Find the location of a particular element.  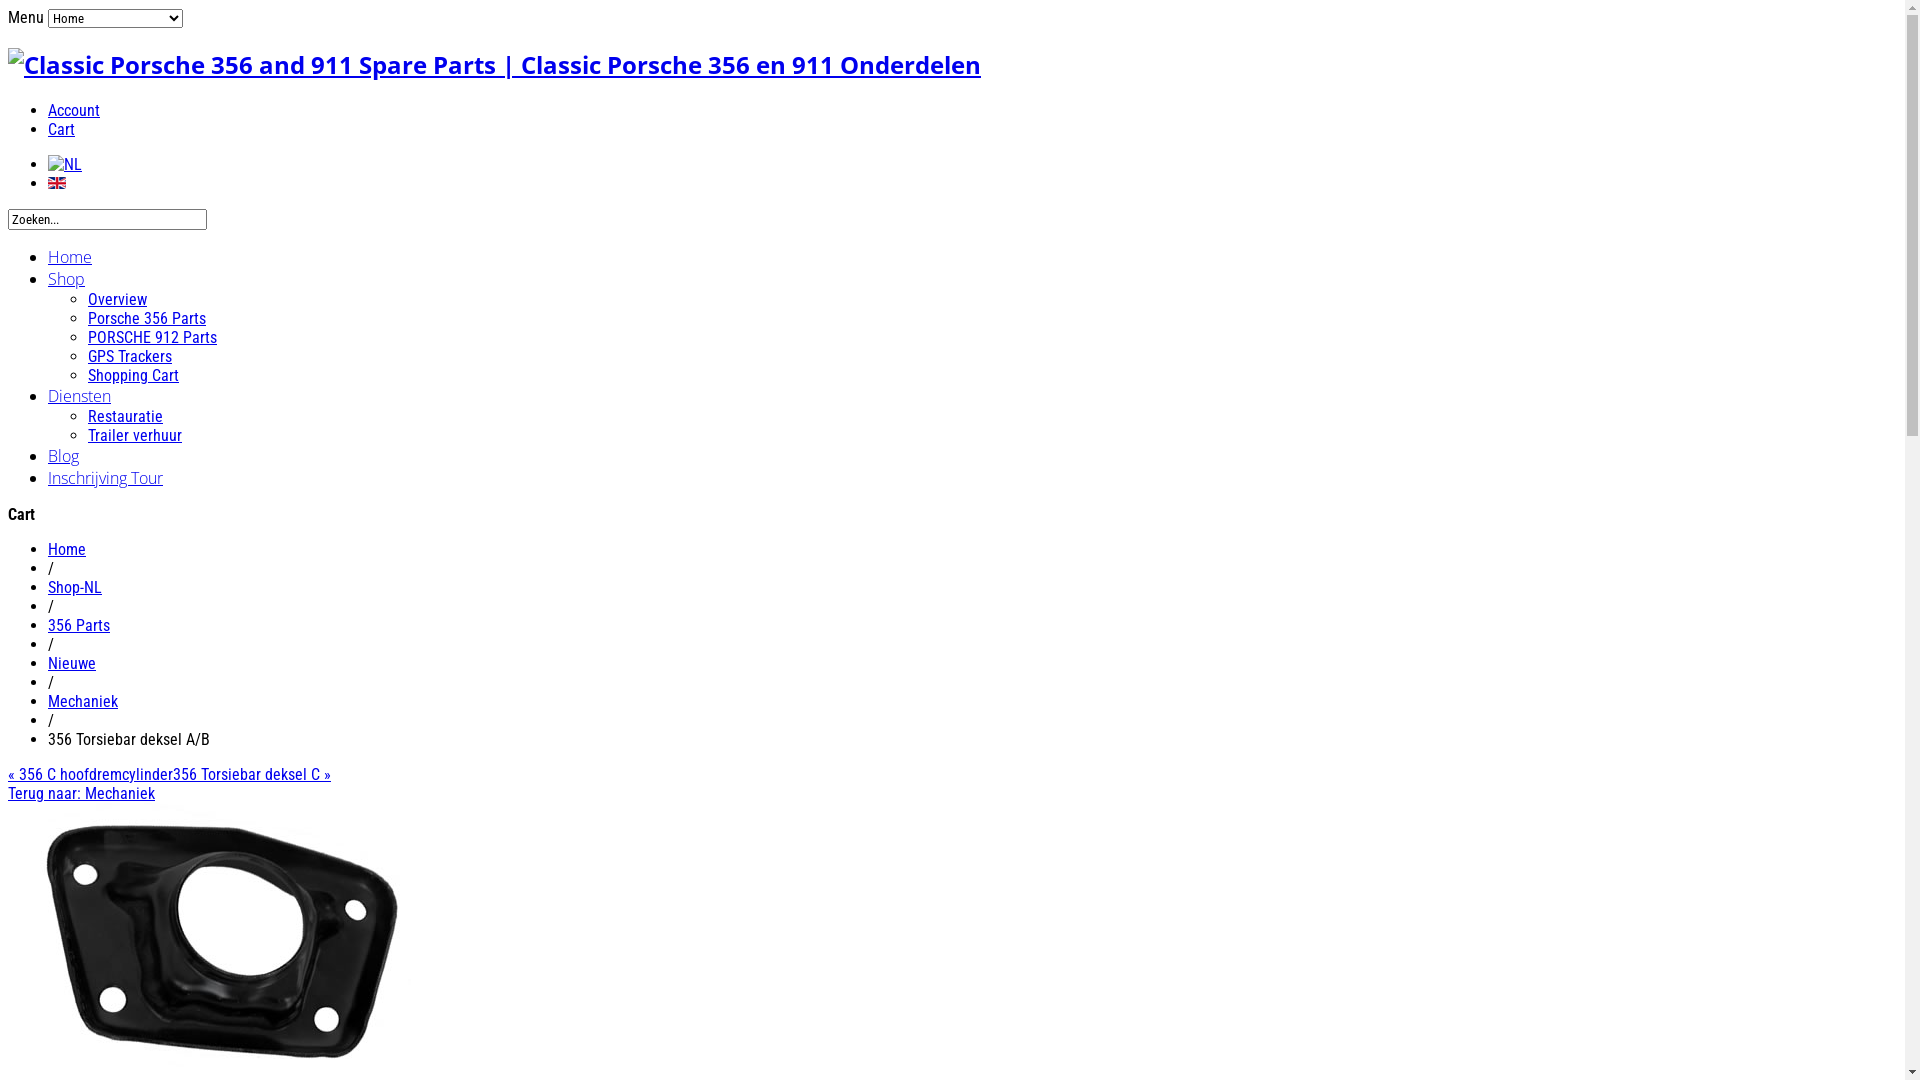

'Shop' is located at coordinates (66, 278).